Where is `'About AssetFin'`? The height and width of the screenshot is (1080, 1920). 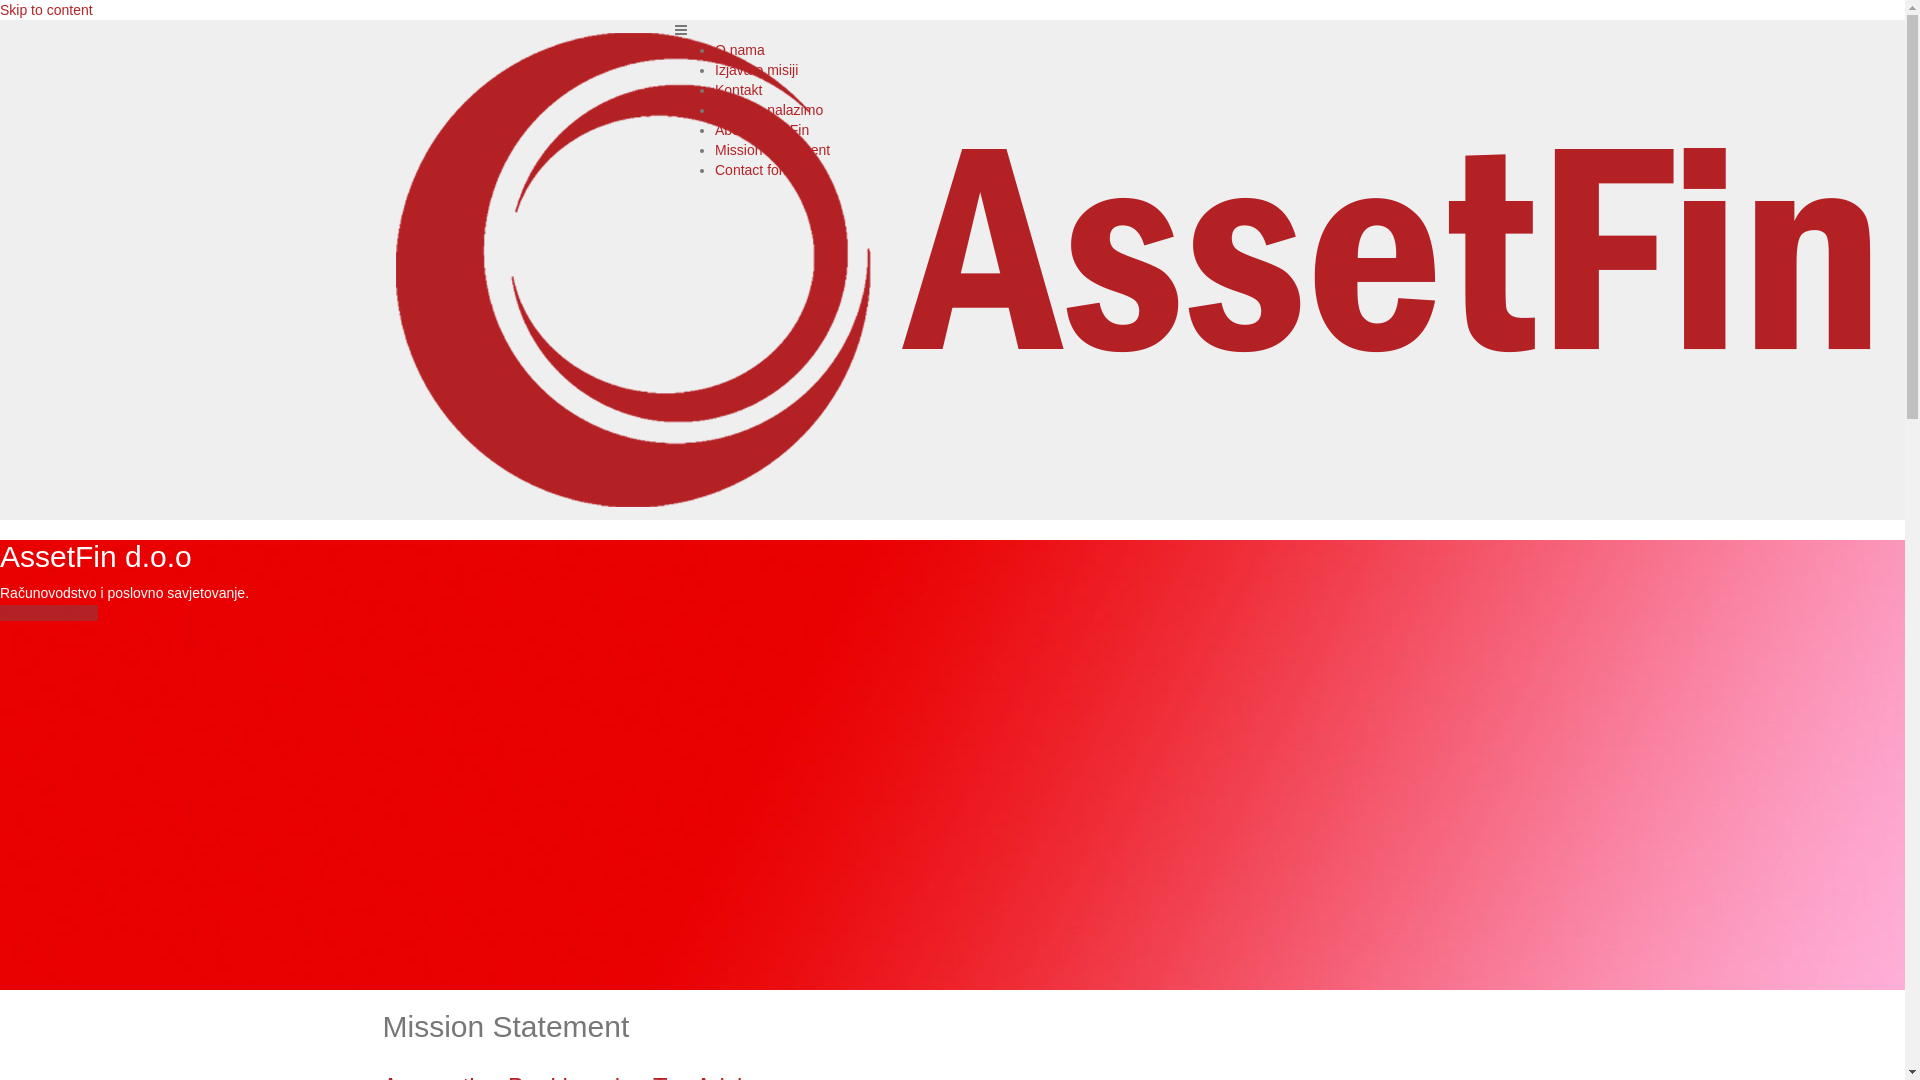
'About AssetFin' is located at coordinates (761, 130).